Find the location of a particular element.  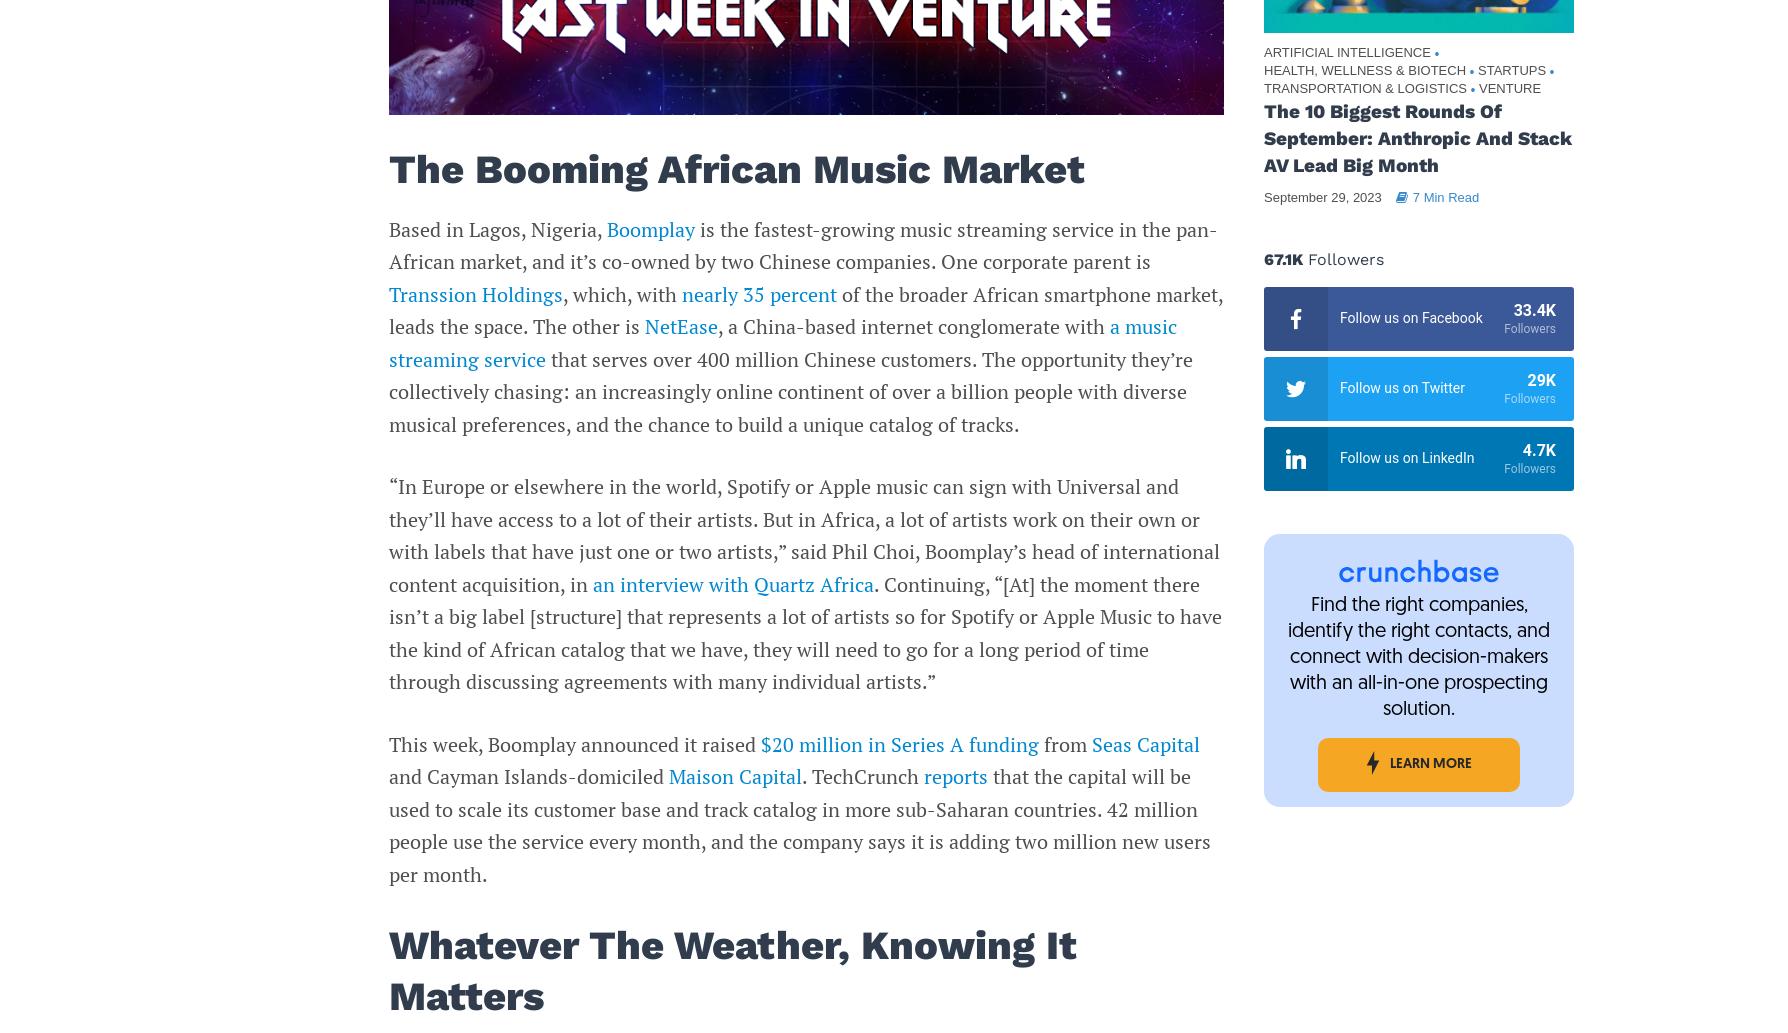

'“In Europe or elsewhere in the world, Spotify or Apple music can sign with Universal and they’ll have access to a lot of their artists. But in Africa, a lot of artists work on their own or with labels that have just one or two artists,” said Phil Choi, Boomplay’s head of international content acquisition, in' is located at coordinates (803, 533).